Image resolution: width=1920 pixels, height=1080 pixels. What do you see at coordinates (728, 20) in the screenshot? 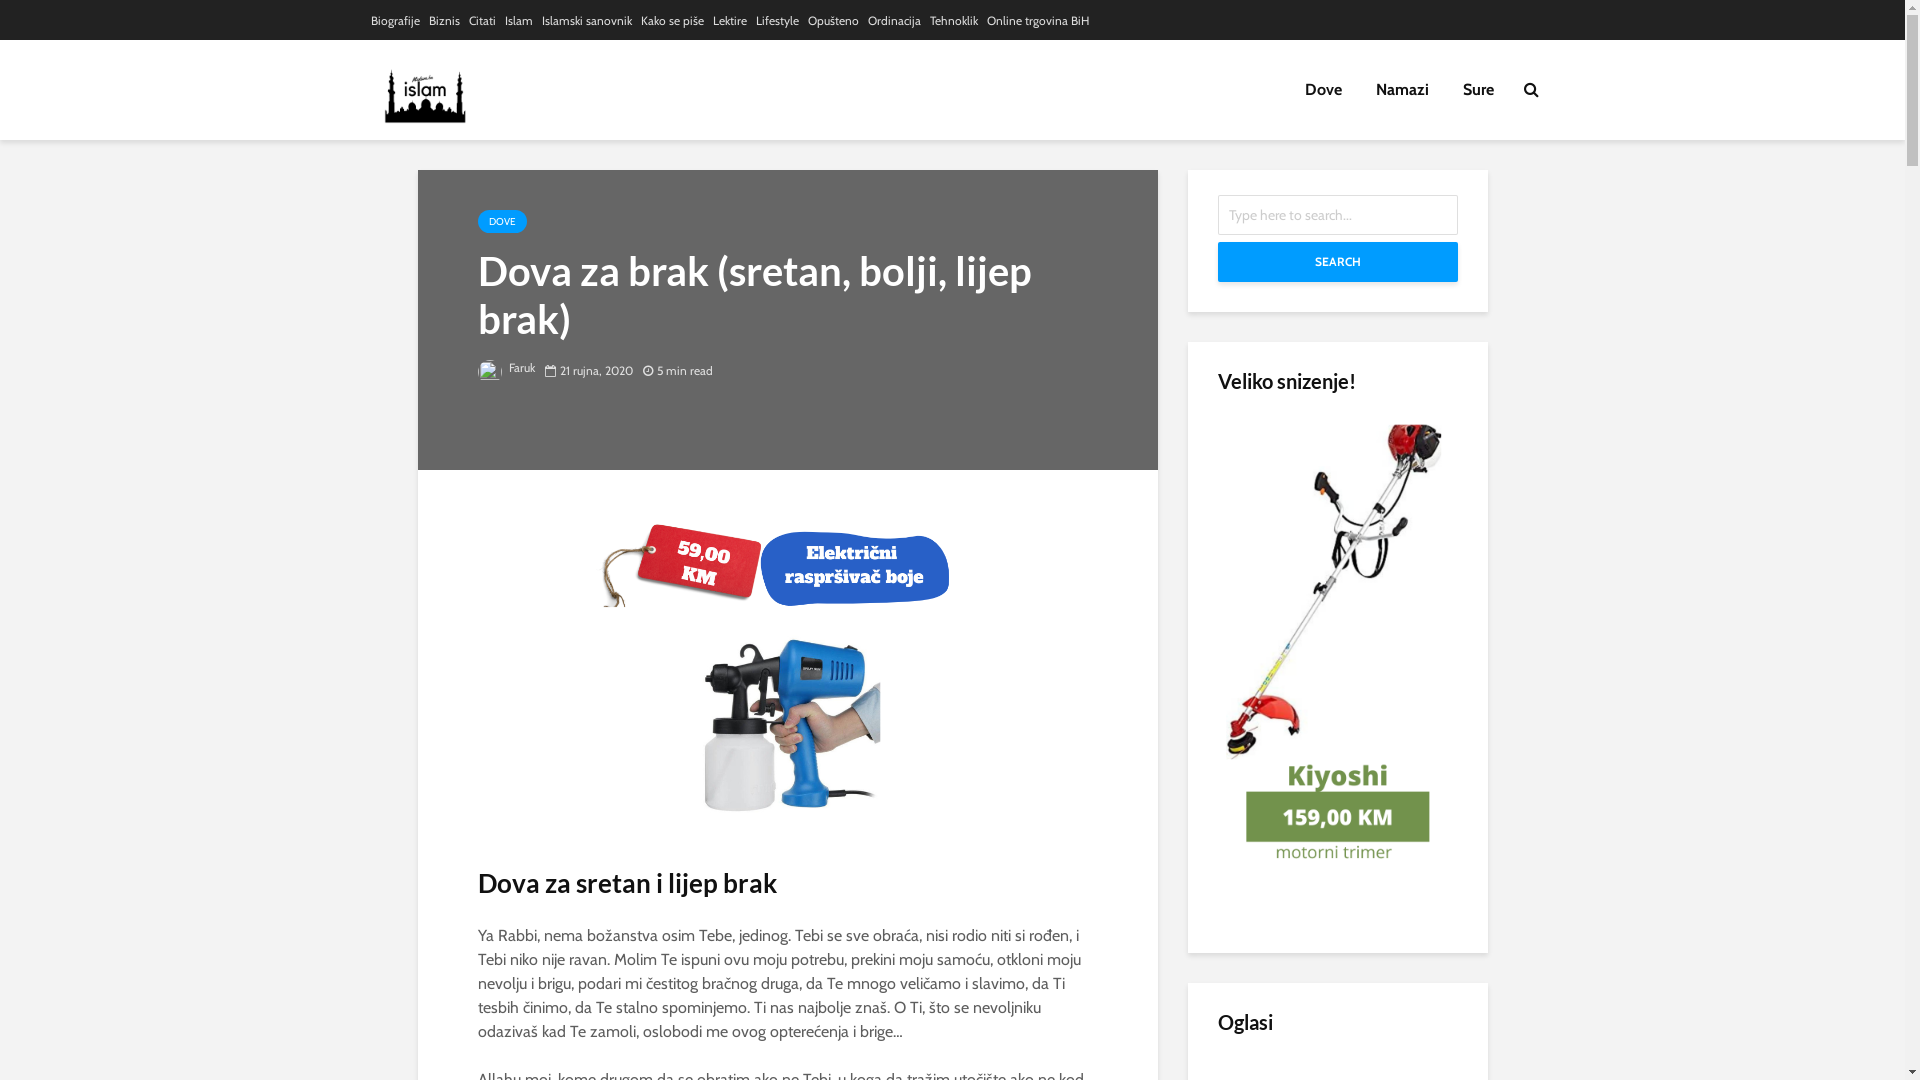
I see `'Lektire'` at bounding box center [728, 20].